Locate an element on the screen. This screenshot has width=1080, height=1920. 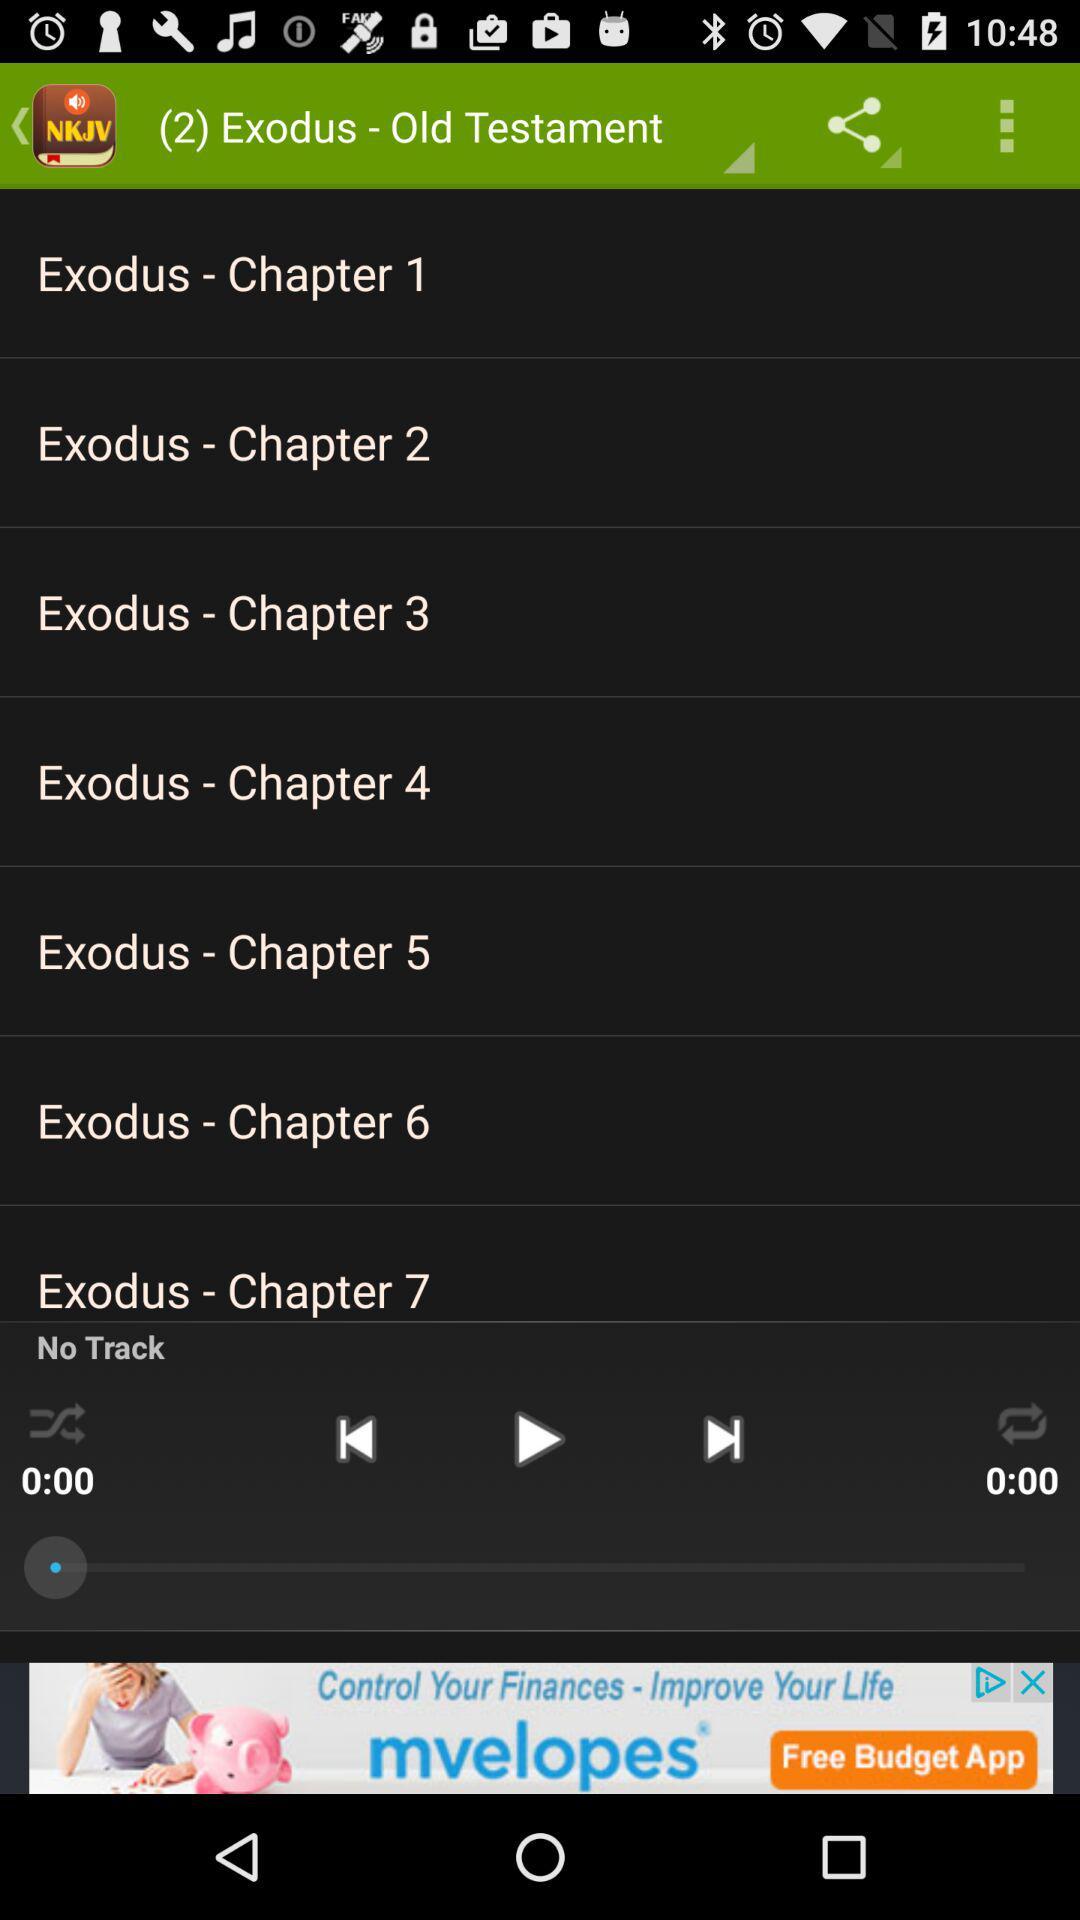
the symbol which is to the first left of 000 is located at coordinates (723, 1438).